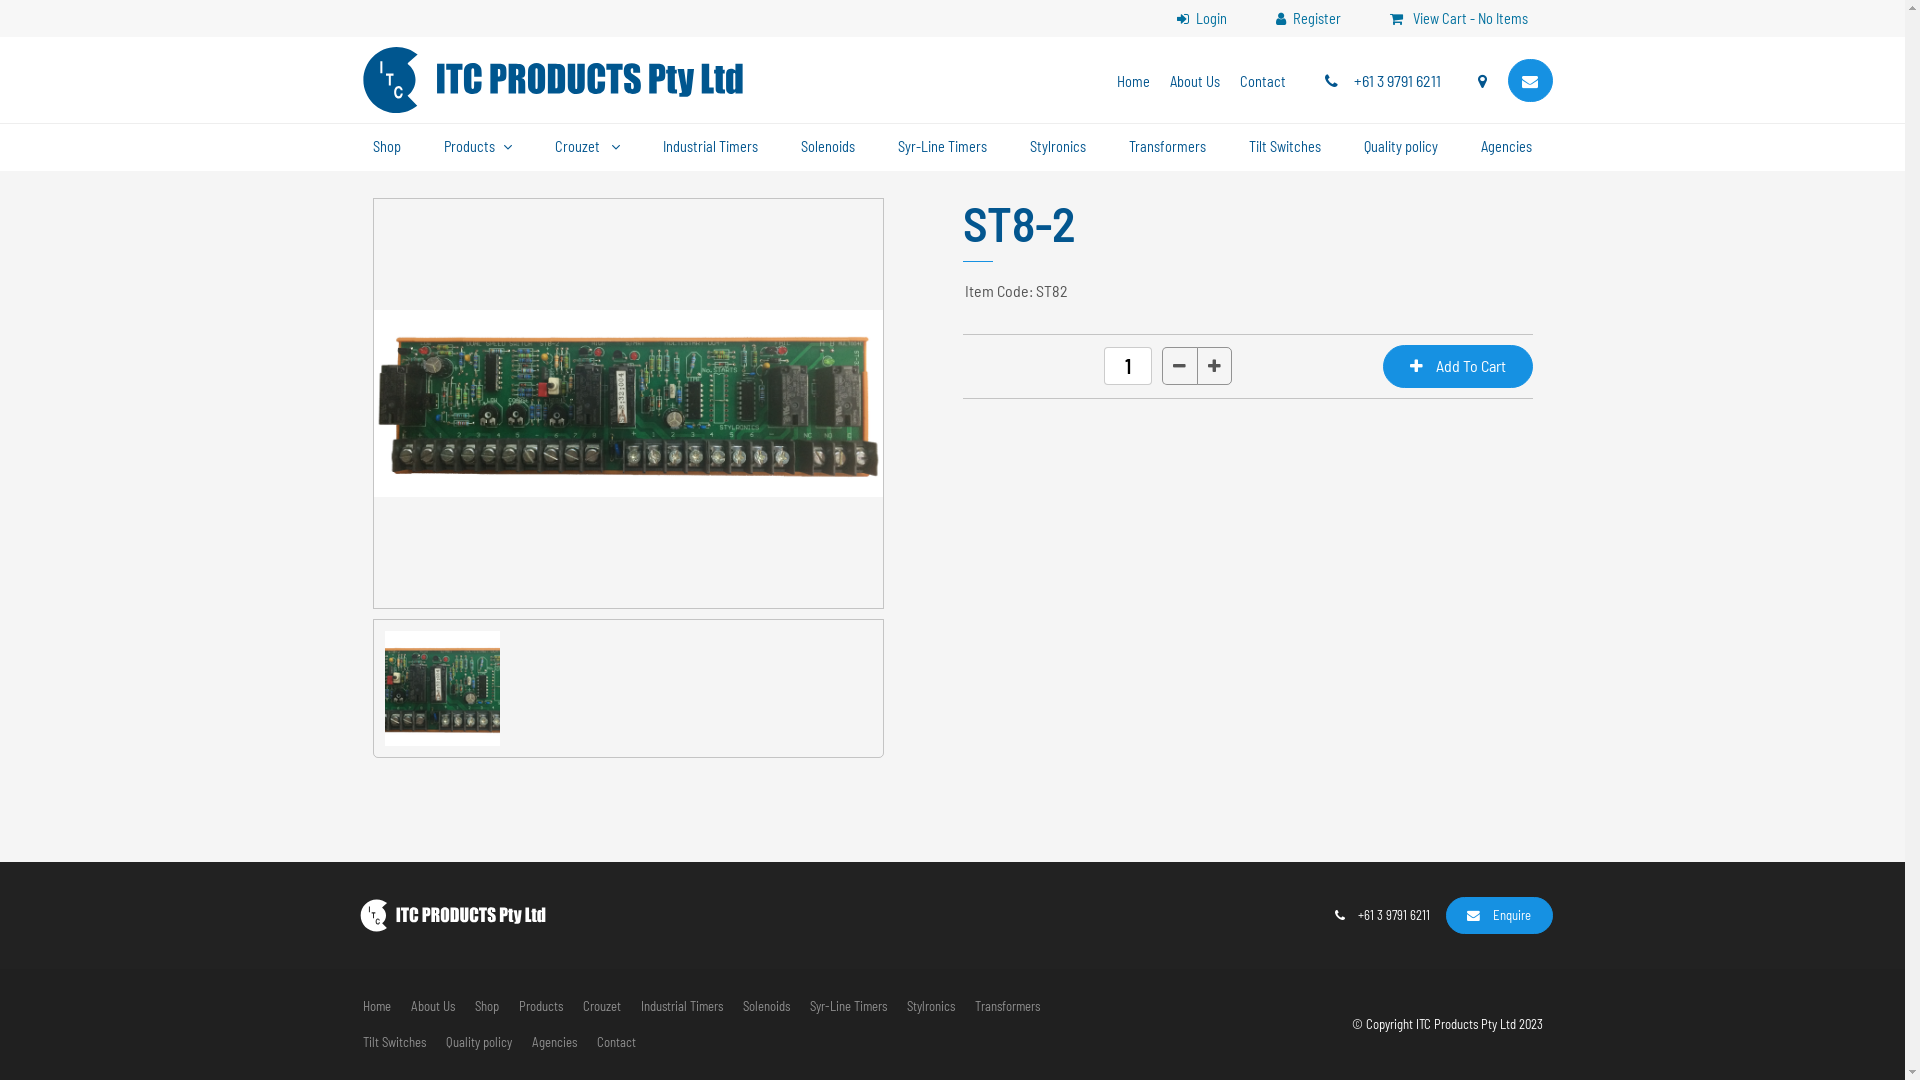  Describe the element at coordinates (522, 1041) in the screenshot. I see `'Agencies'` at that location.